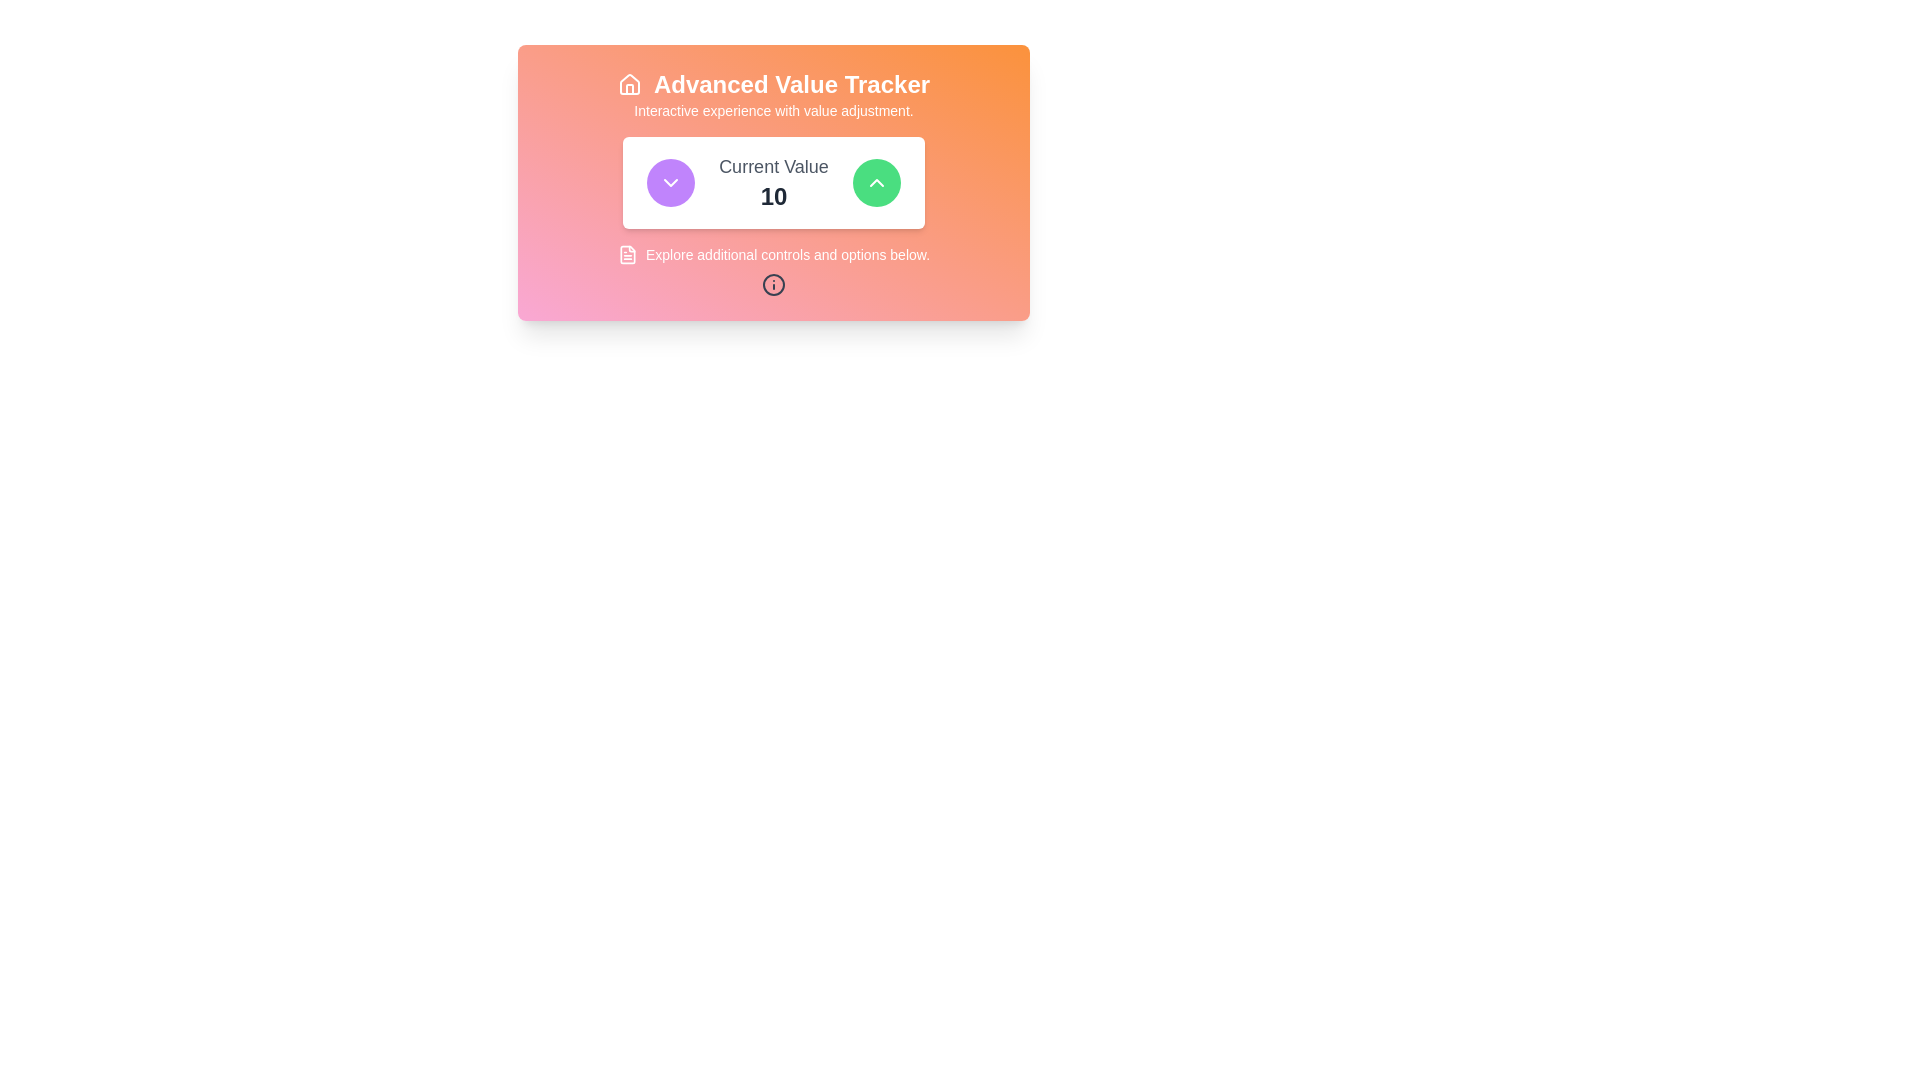 Image resolution: width=1920 pixels, height=1080 pixels. Describe the element at coordinates (876, 182) in the screenshot. I see `the button with a chevron-up icon, which is a green rounded button located in the center-top of the display, next to the purple button and the text 'Current Value'` at that location.